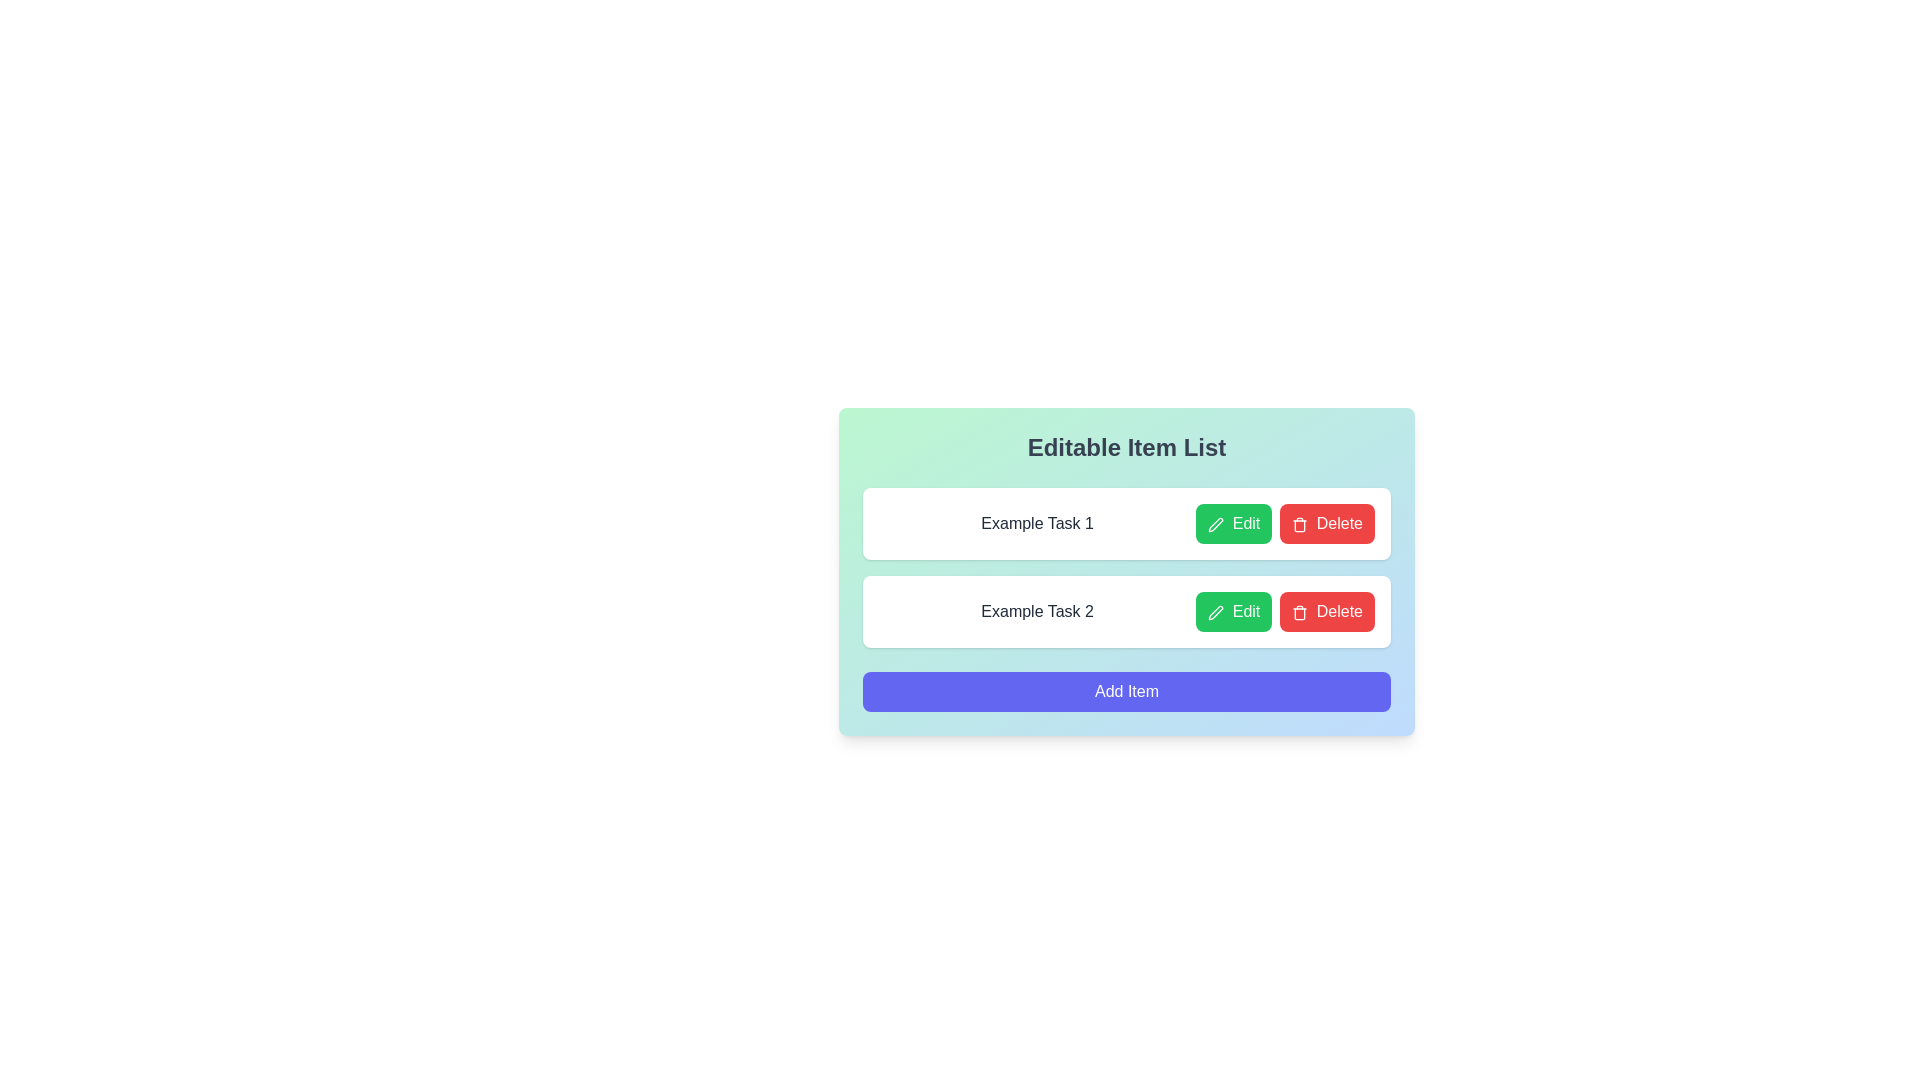  What do you see at coordinates (1300, 523) in the screenshot?
I see `the delete icon located within the red 'Delete' button at the far right of each editable task row` at bounding box center [1300, 523].